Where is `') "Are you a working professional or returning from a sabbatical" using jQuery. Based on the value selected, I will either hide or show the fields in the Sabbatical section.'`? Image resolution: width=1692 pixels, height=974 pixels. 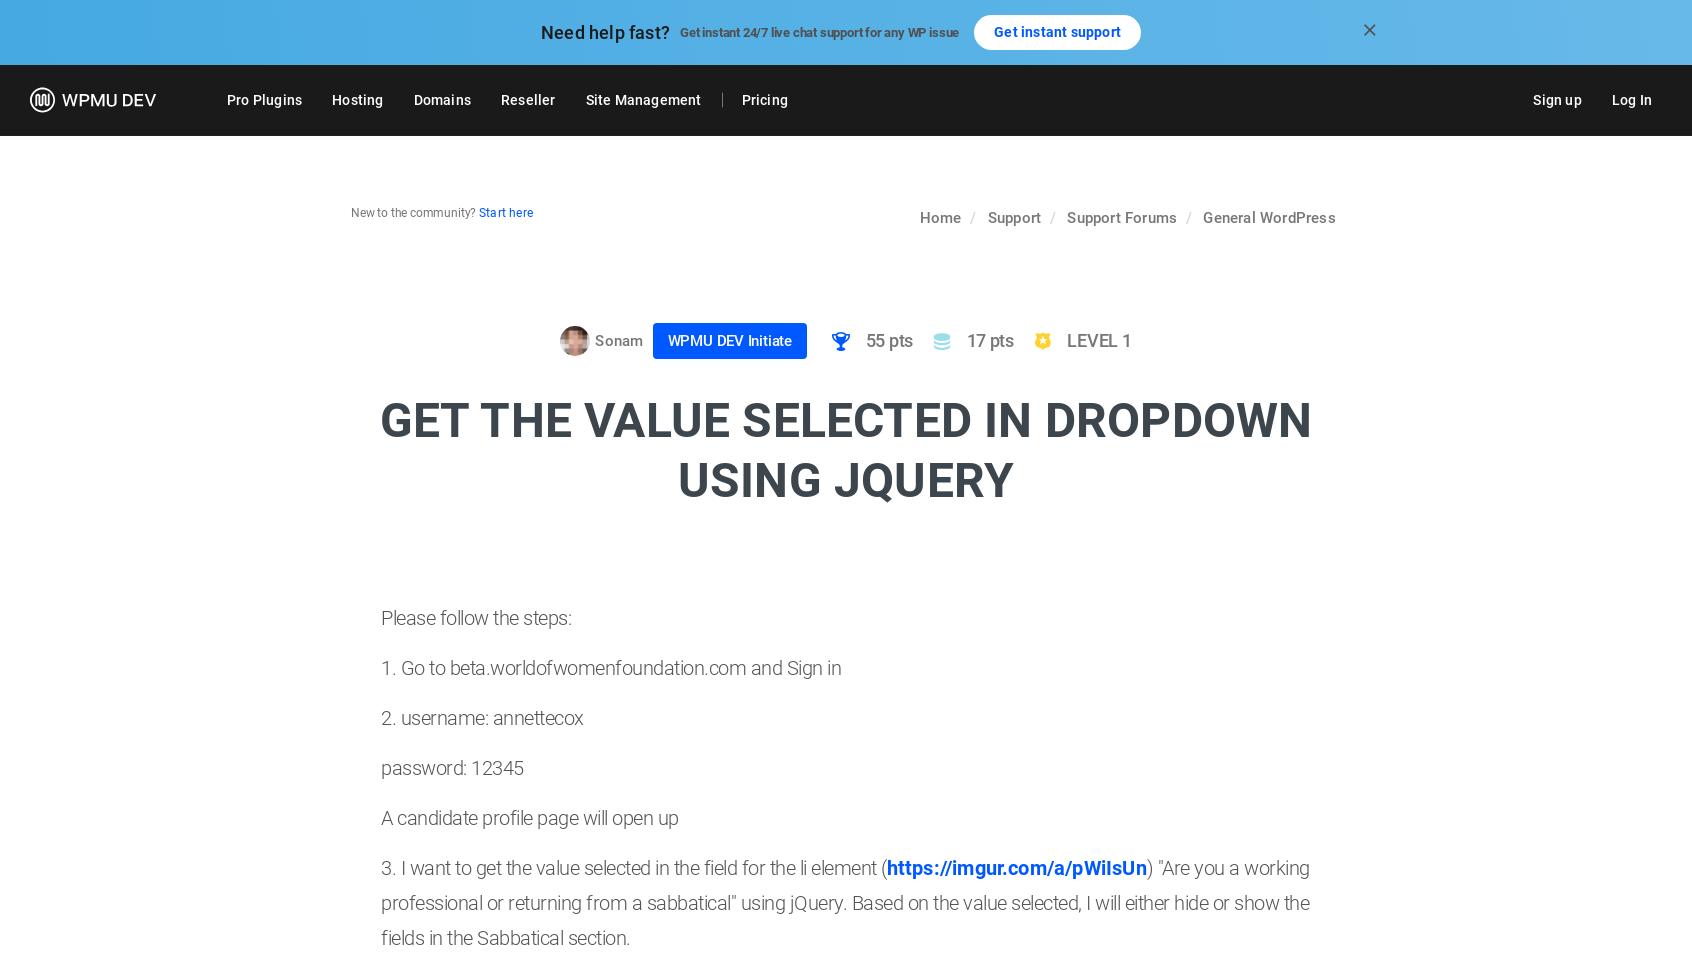 ') "Are you a working professional or returning from a sabbatical" using jQuery. Based on the value selected, I will either hide or show the fields in the Sabbatical section.' is located at coordinates (381, 901).